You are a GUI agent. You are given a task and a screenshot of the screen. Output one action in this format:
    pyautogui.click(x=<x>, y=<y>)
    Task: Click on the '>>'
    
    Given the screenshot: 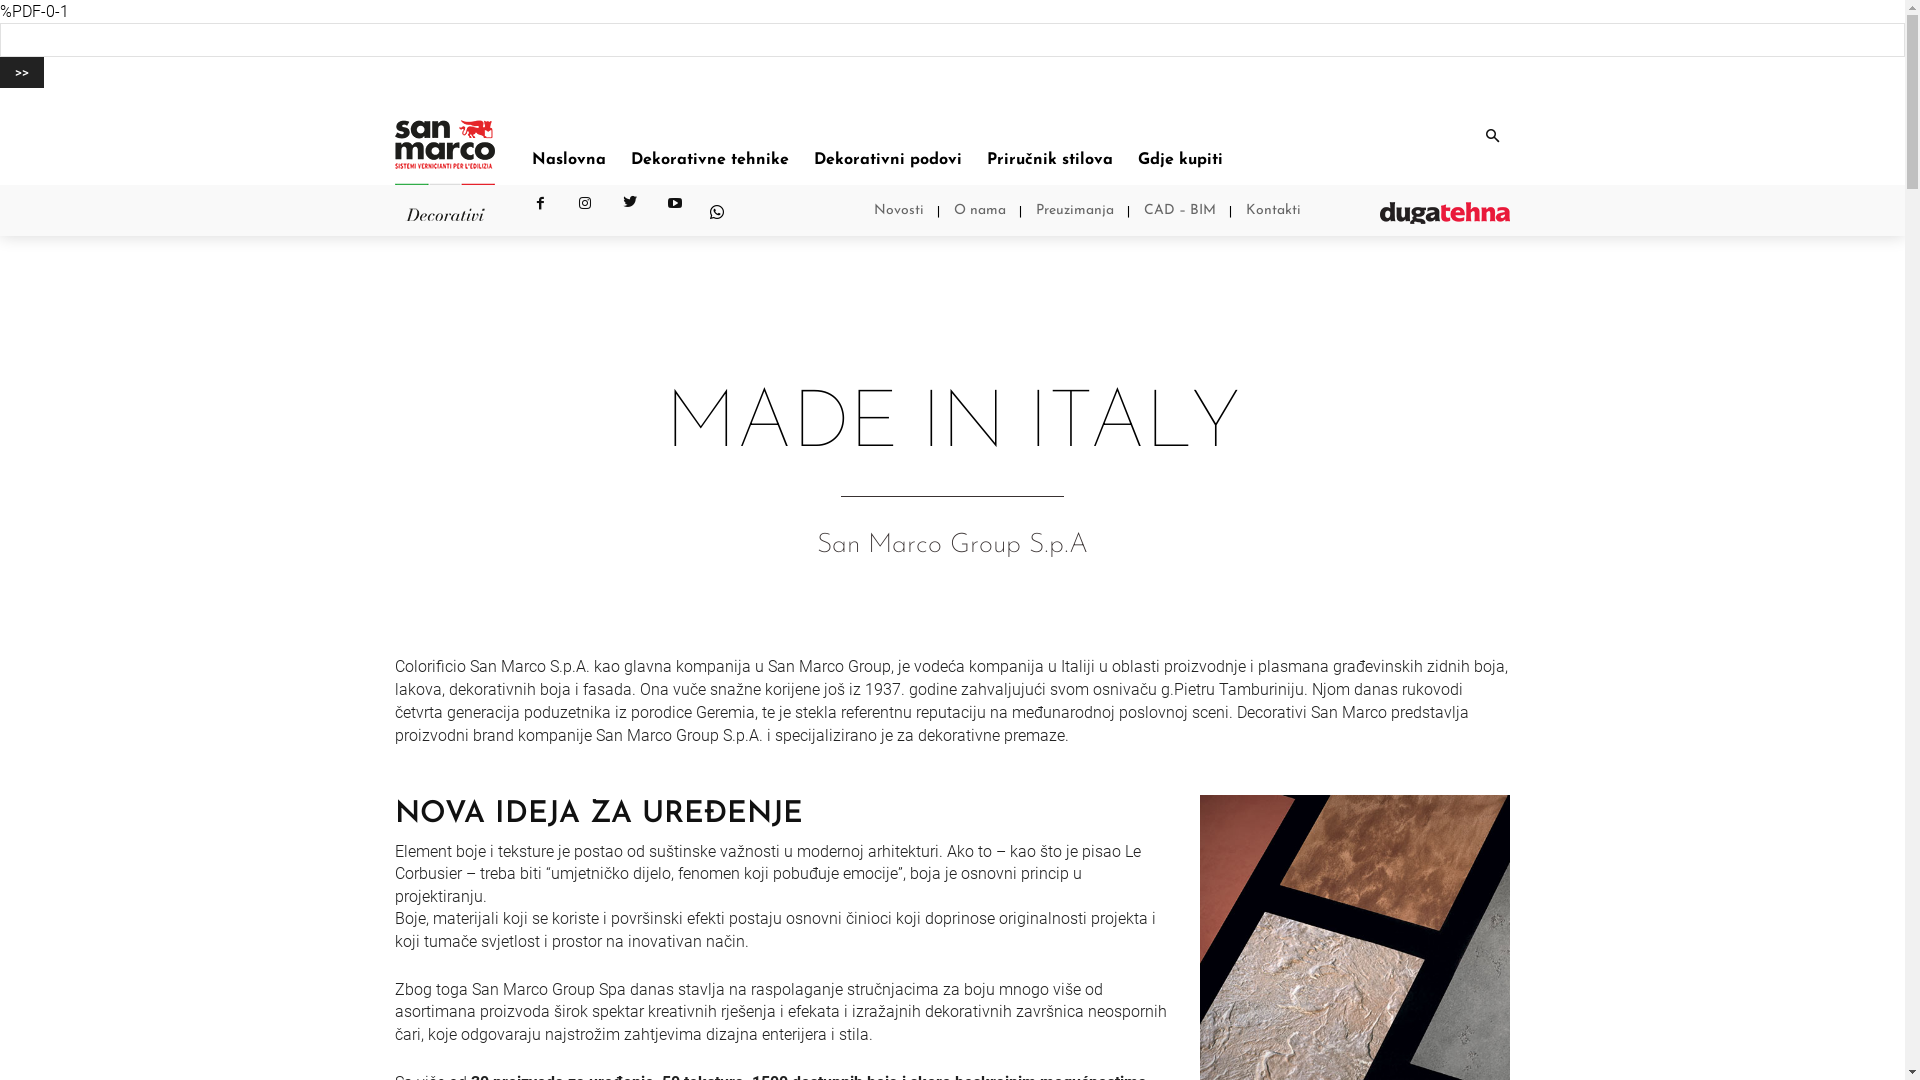 What is the action you would take?
    pyautogui.click(x=22, y=71)
    